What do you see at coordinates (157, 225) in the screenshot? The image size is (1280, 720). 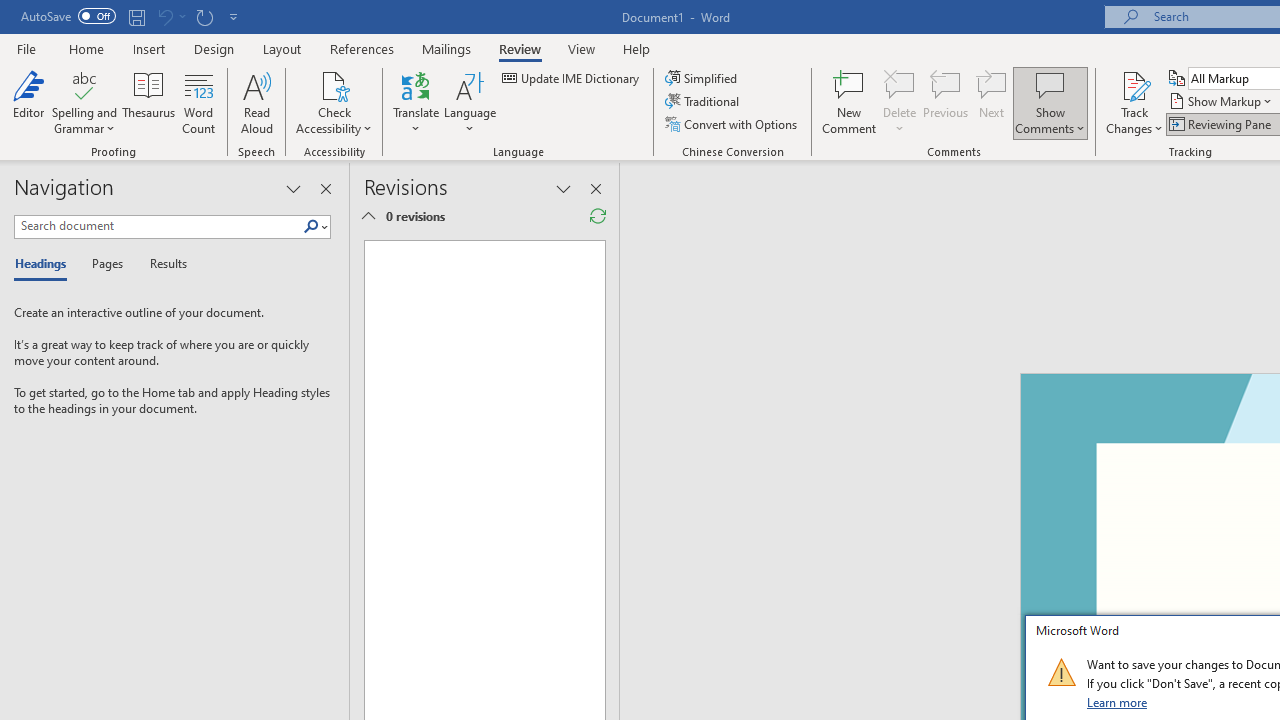 I see `'Search document'` at bounding box center [157, 225].